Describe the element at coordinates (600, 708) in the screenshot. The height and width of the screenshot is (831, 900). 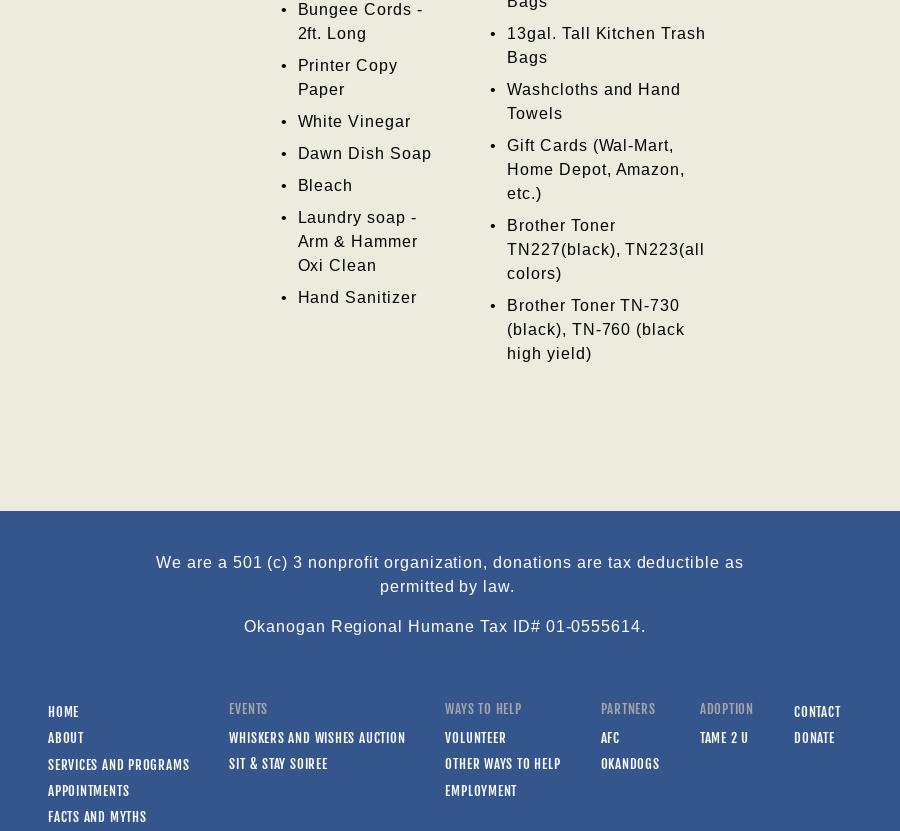
I see `'Partners'` at that location.